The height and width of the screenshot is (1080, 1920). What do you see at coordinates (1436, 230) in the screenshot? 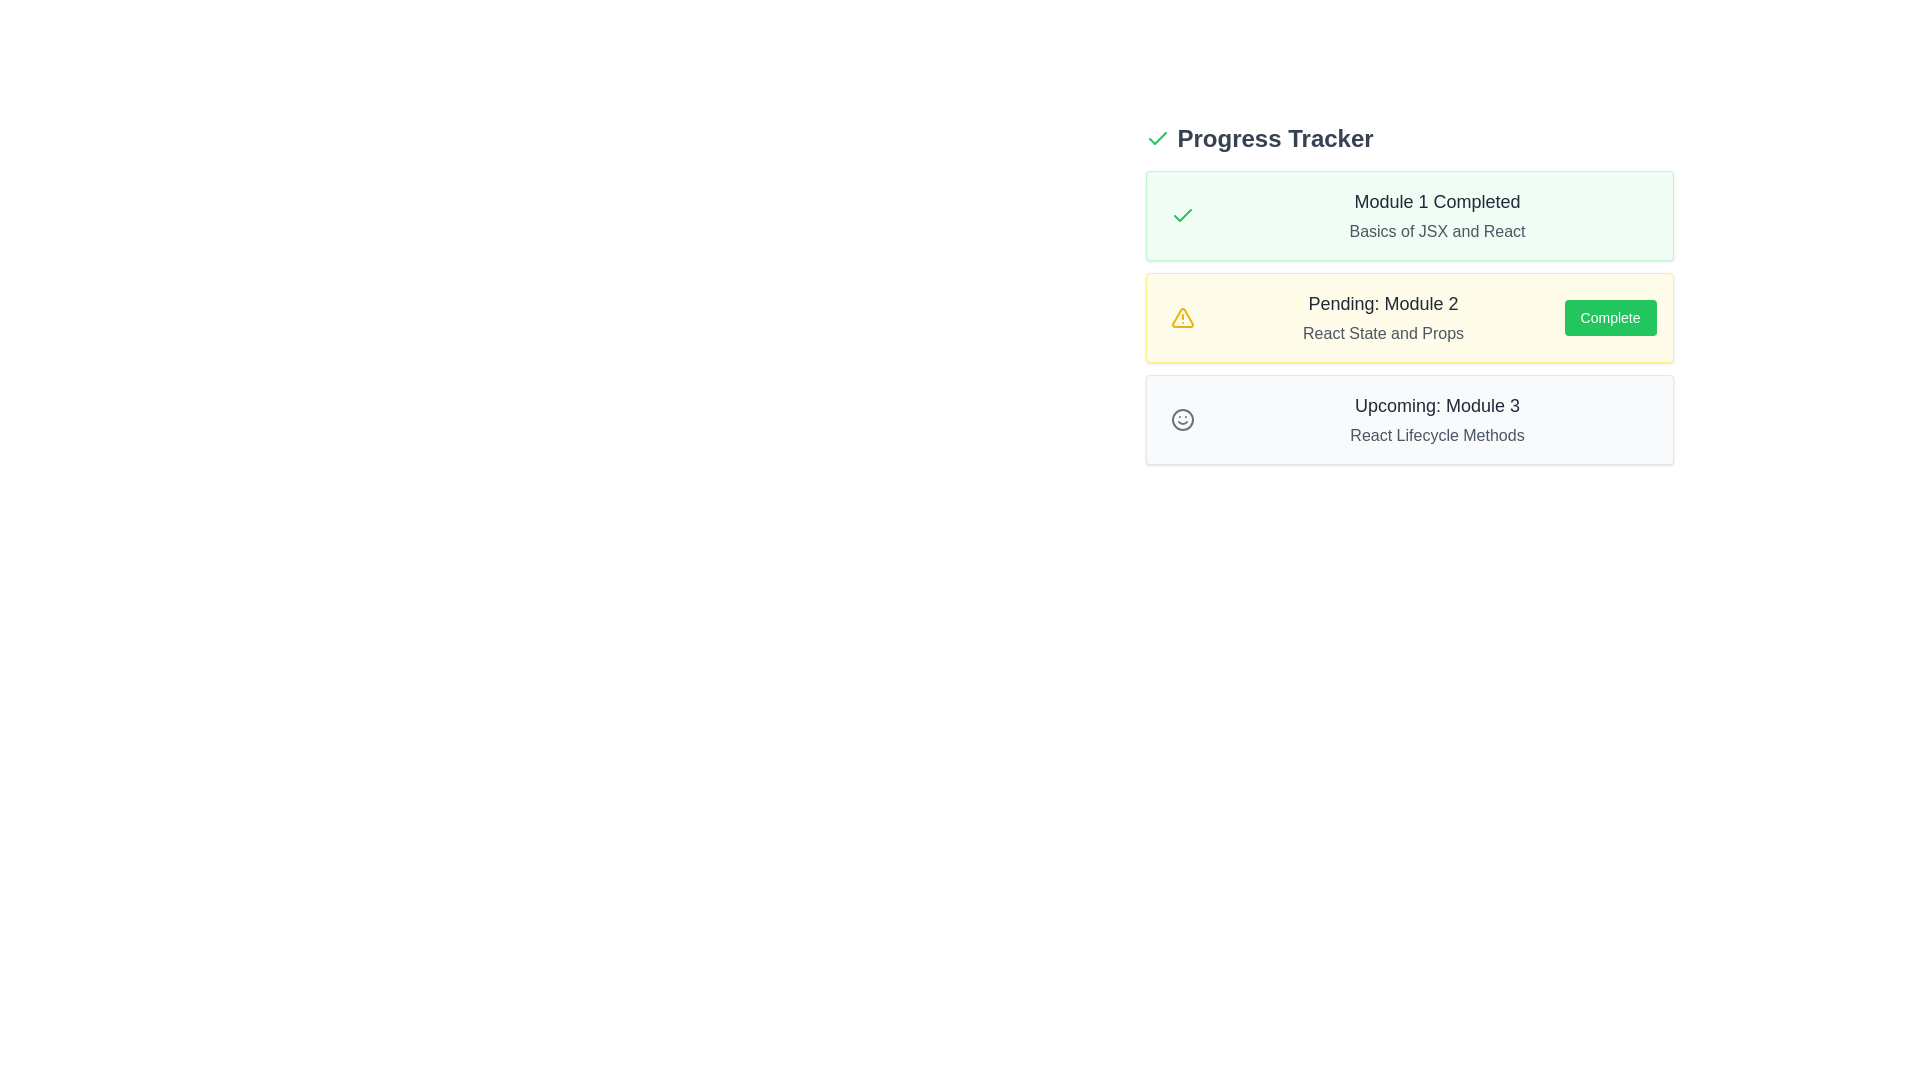
I see `text label that says 'Basics of JSX and React', which is located below 'Module 1 Completed' in the progress tracker interface, inside a green-highlighted box` at bounding box center [1436, 230].